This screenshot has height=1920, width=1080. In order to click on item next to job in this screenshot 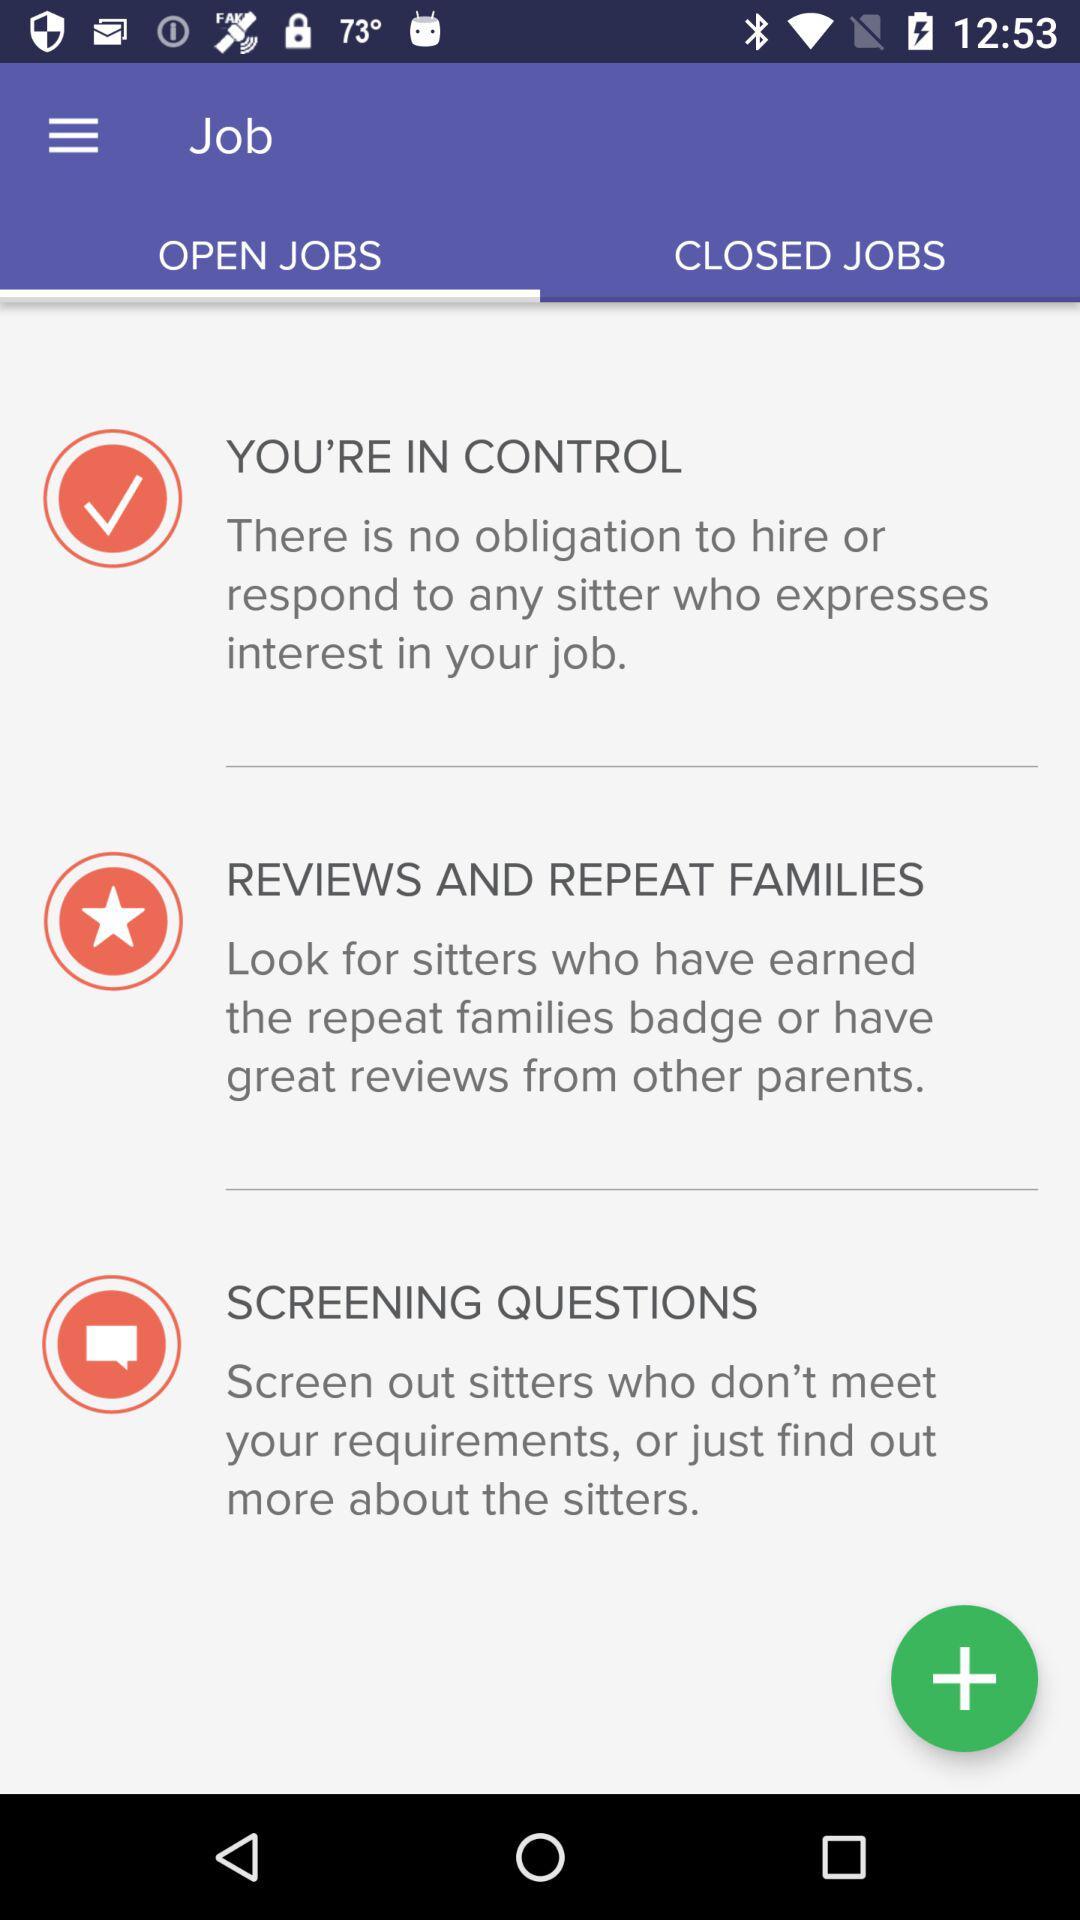, I will do `click(72, 135)`.